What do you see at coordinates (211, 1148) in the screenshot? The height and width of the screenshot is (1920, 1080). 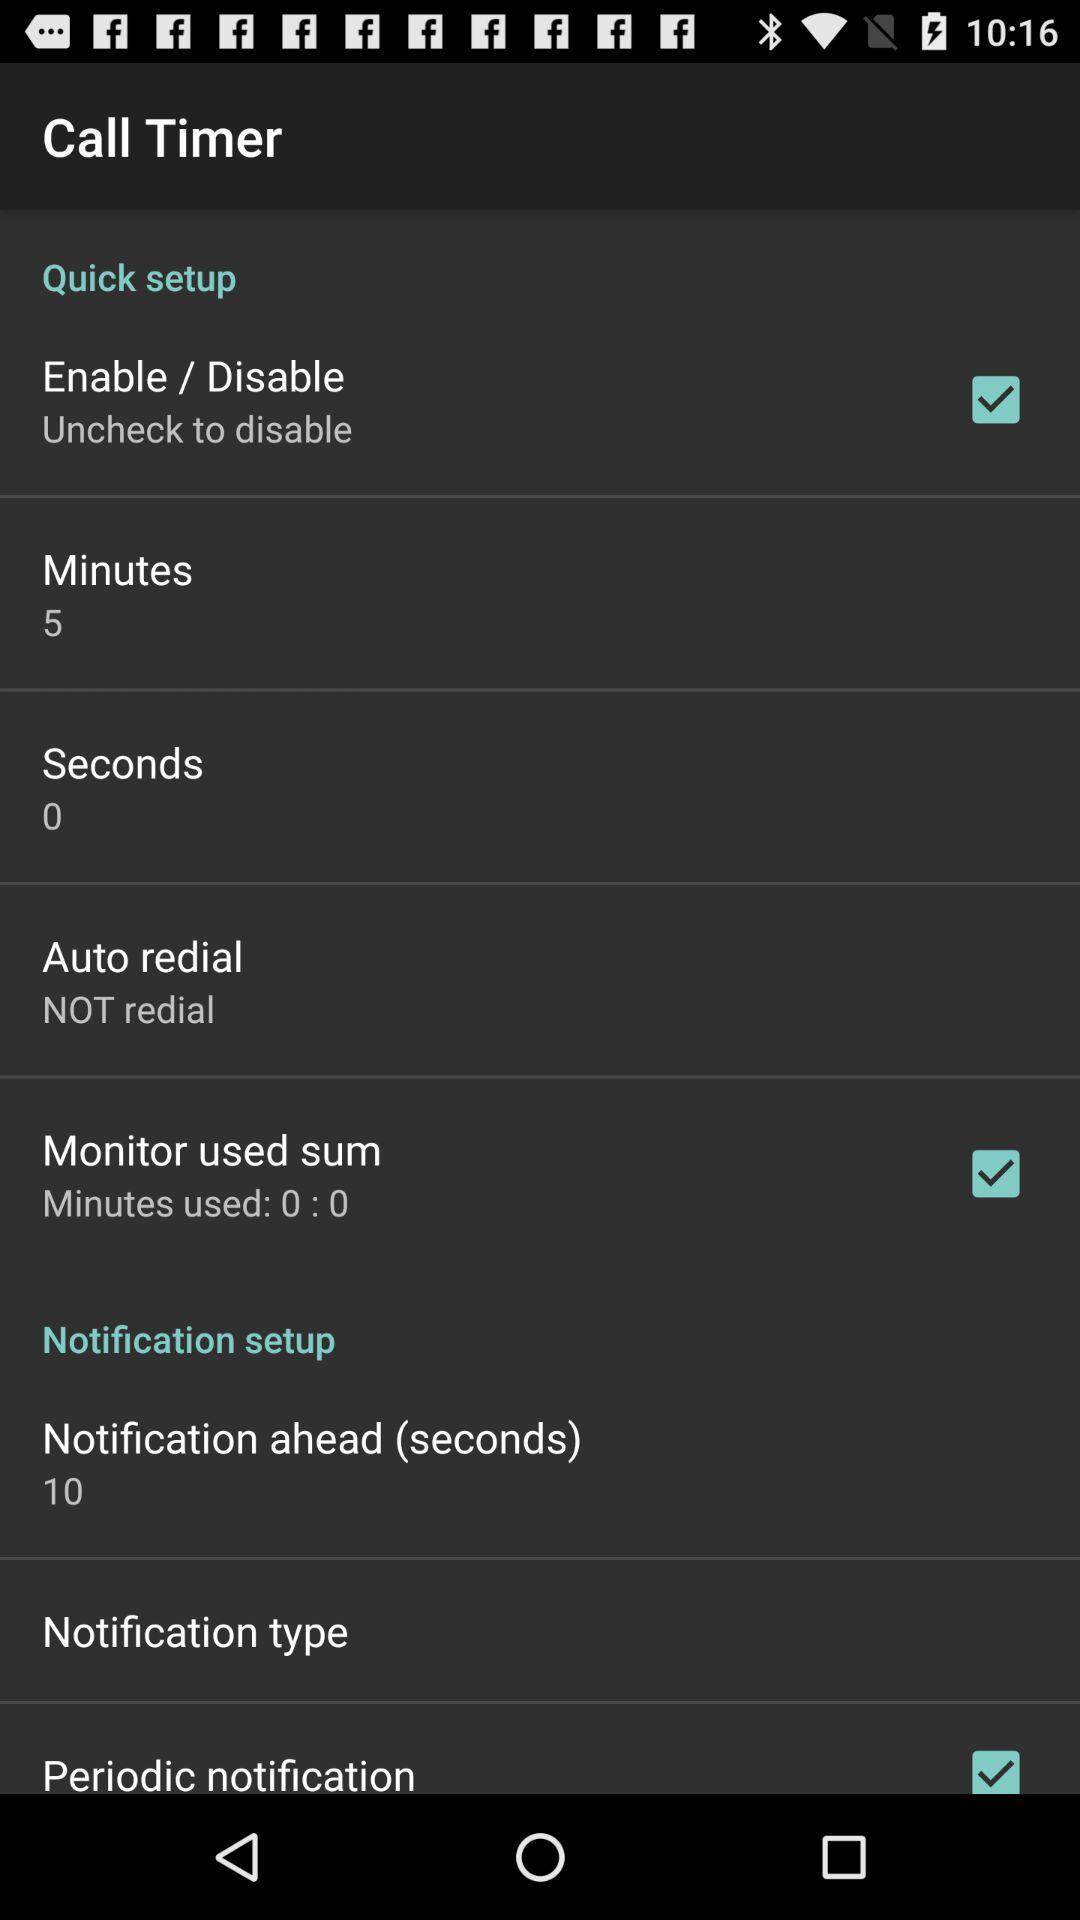 I see `monitor used sum item` at bounding box center [211, 1148].